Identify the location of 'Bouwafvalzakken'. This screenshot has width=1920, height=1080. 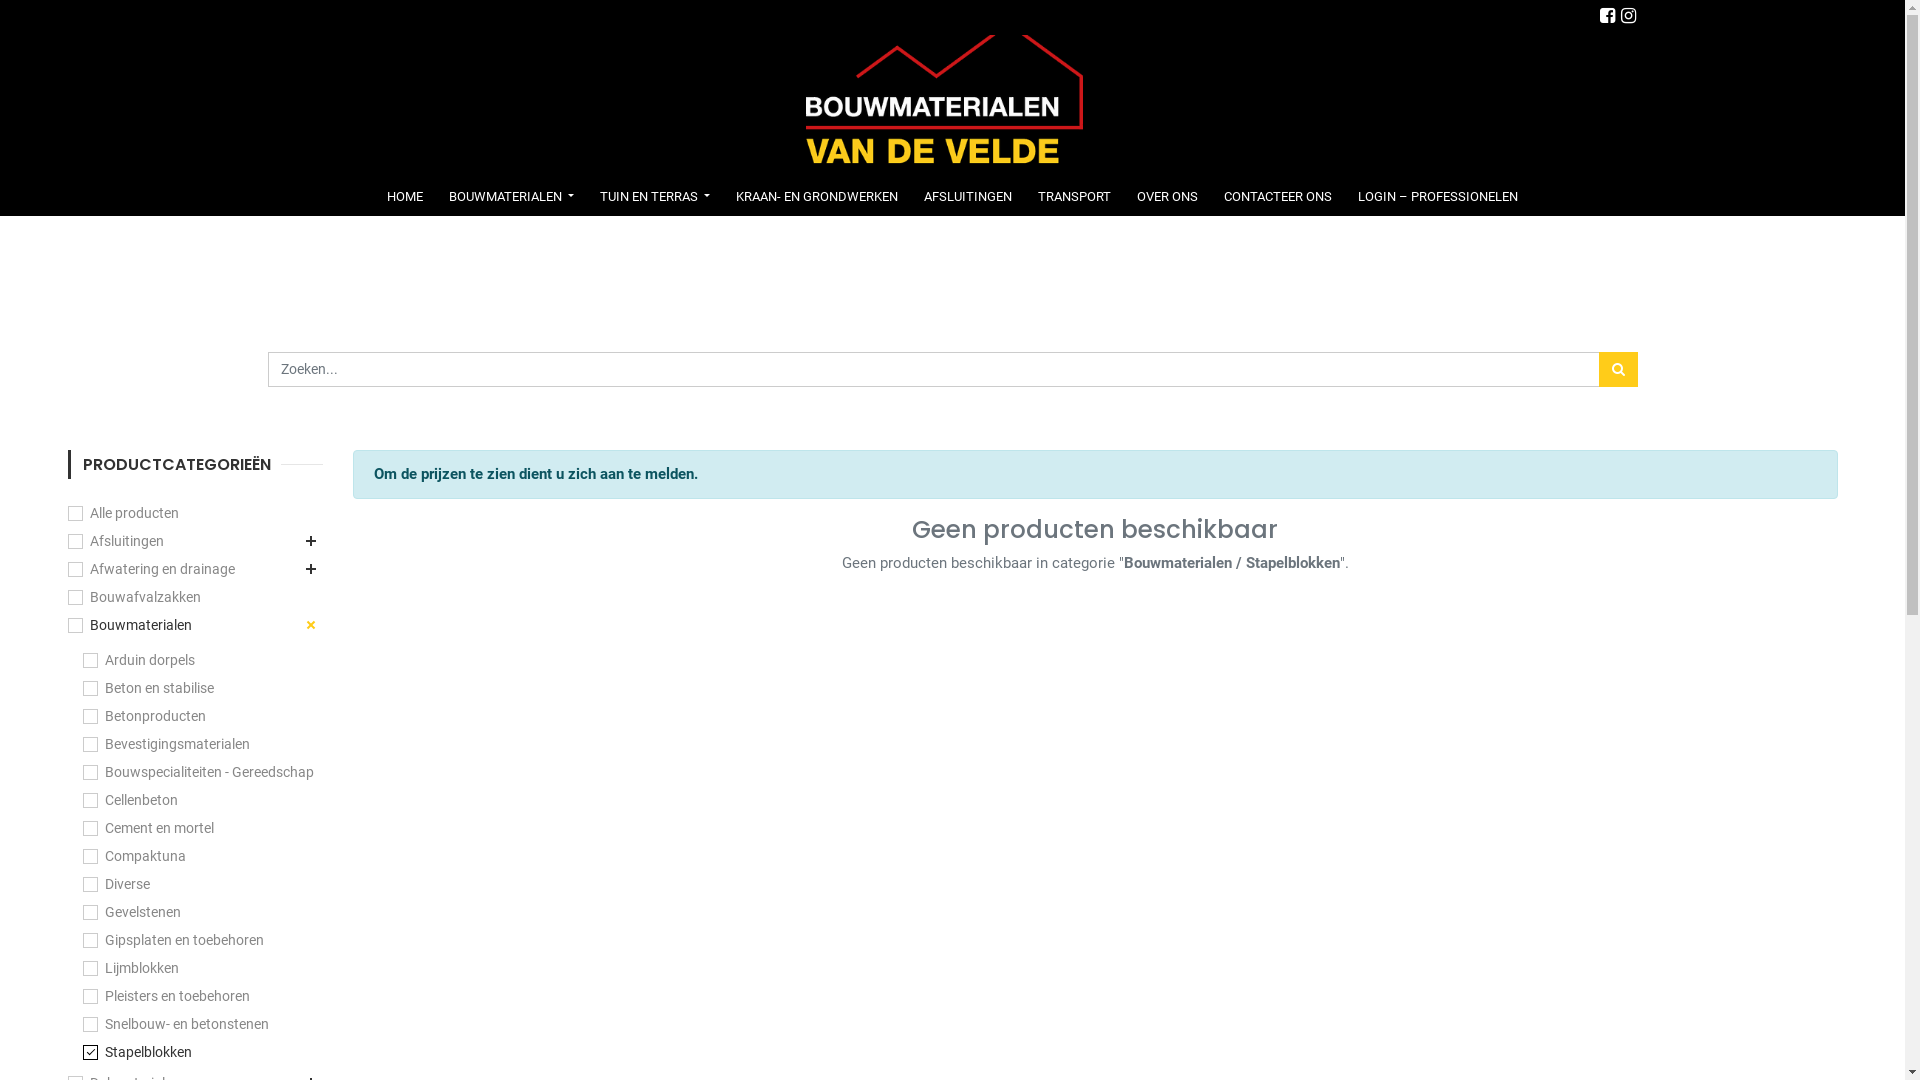
(133, 596).